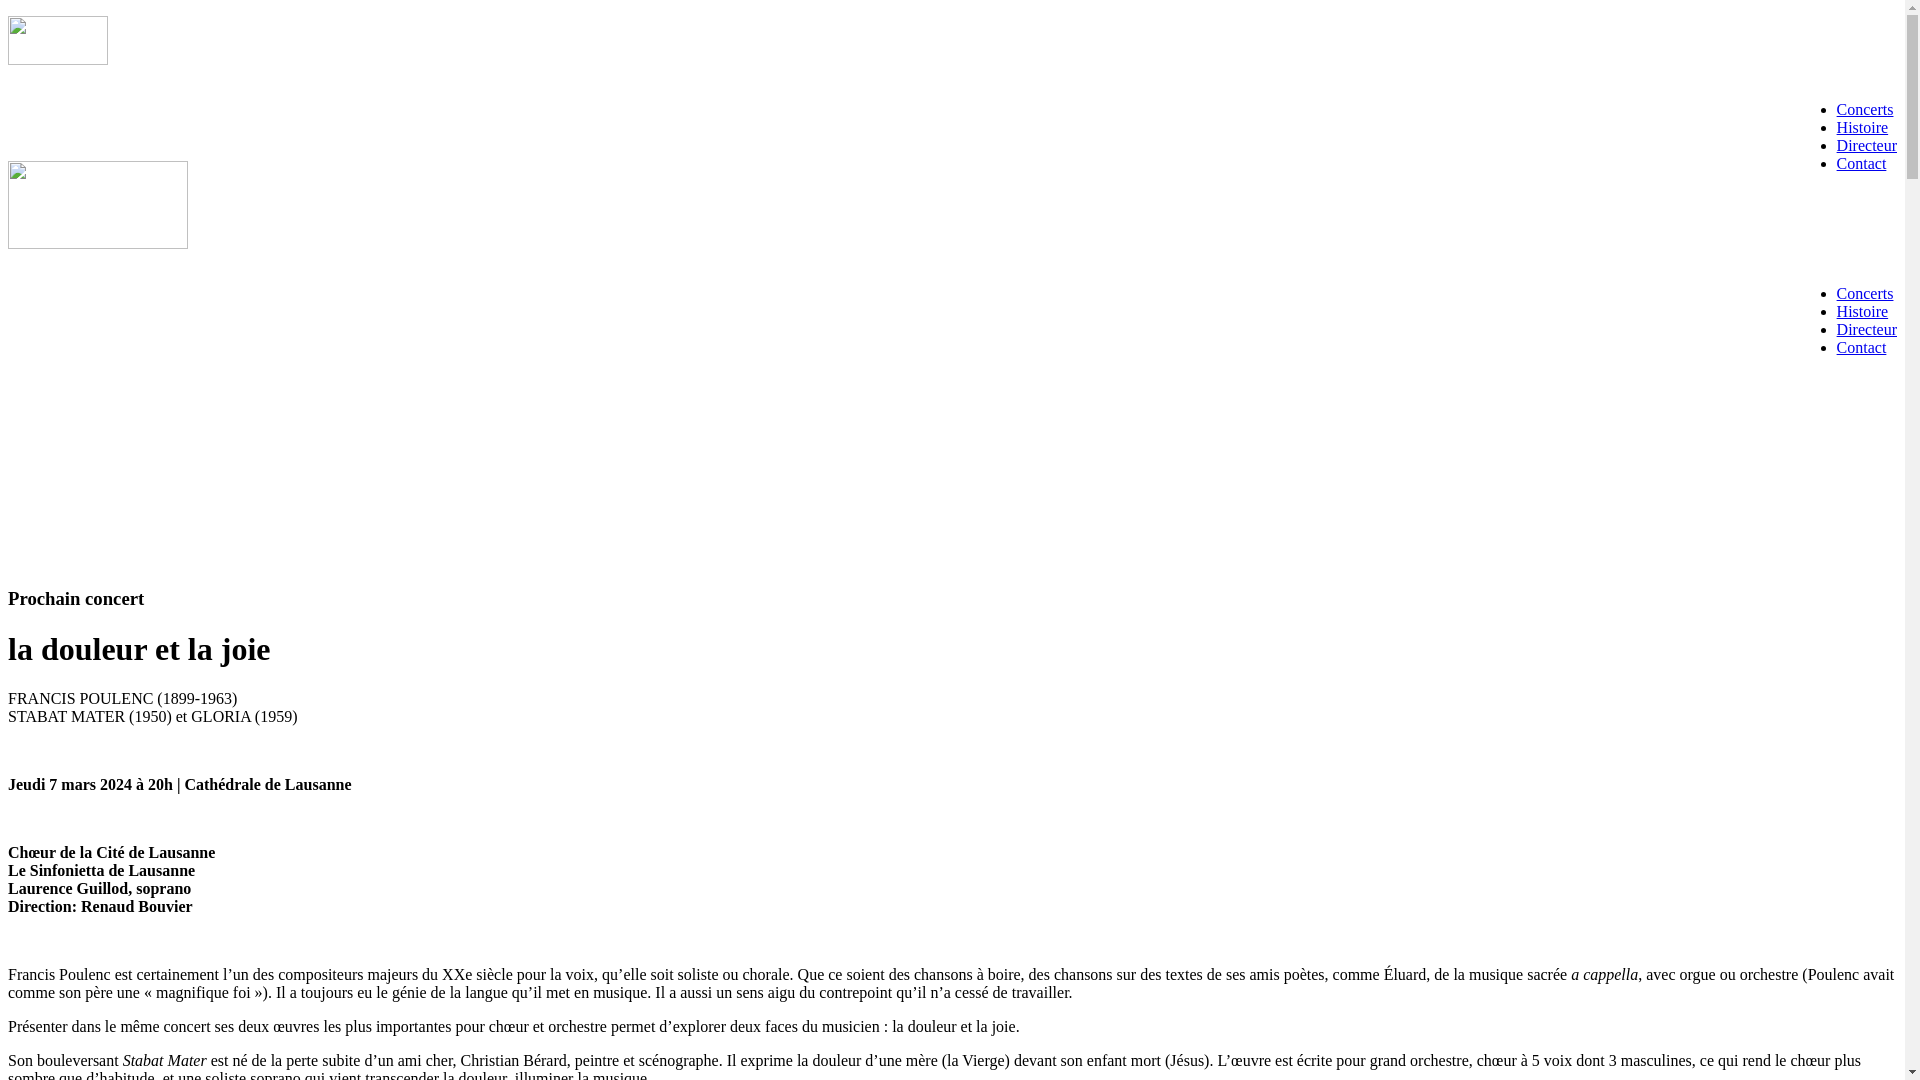 Image resolution: width=1920 pixels, height=1080 pixels. What do you see at coordinates (1861, 162) in the screenshot?
I see `'Contact'` at bounding box center [1861, 162].